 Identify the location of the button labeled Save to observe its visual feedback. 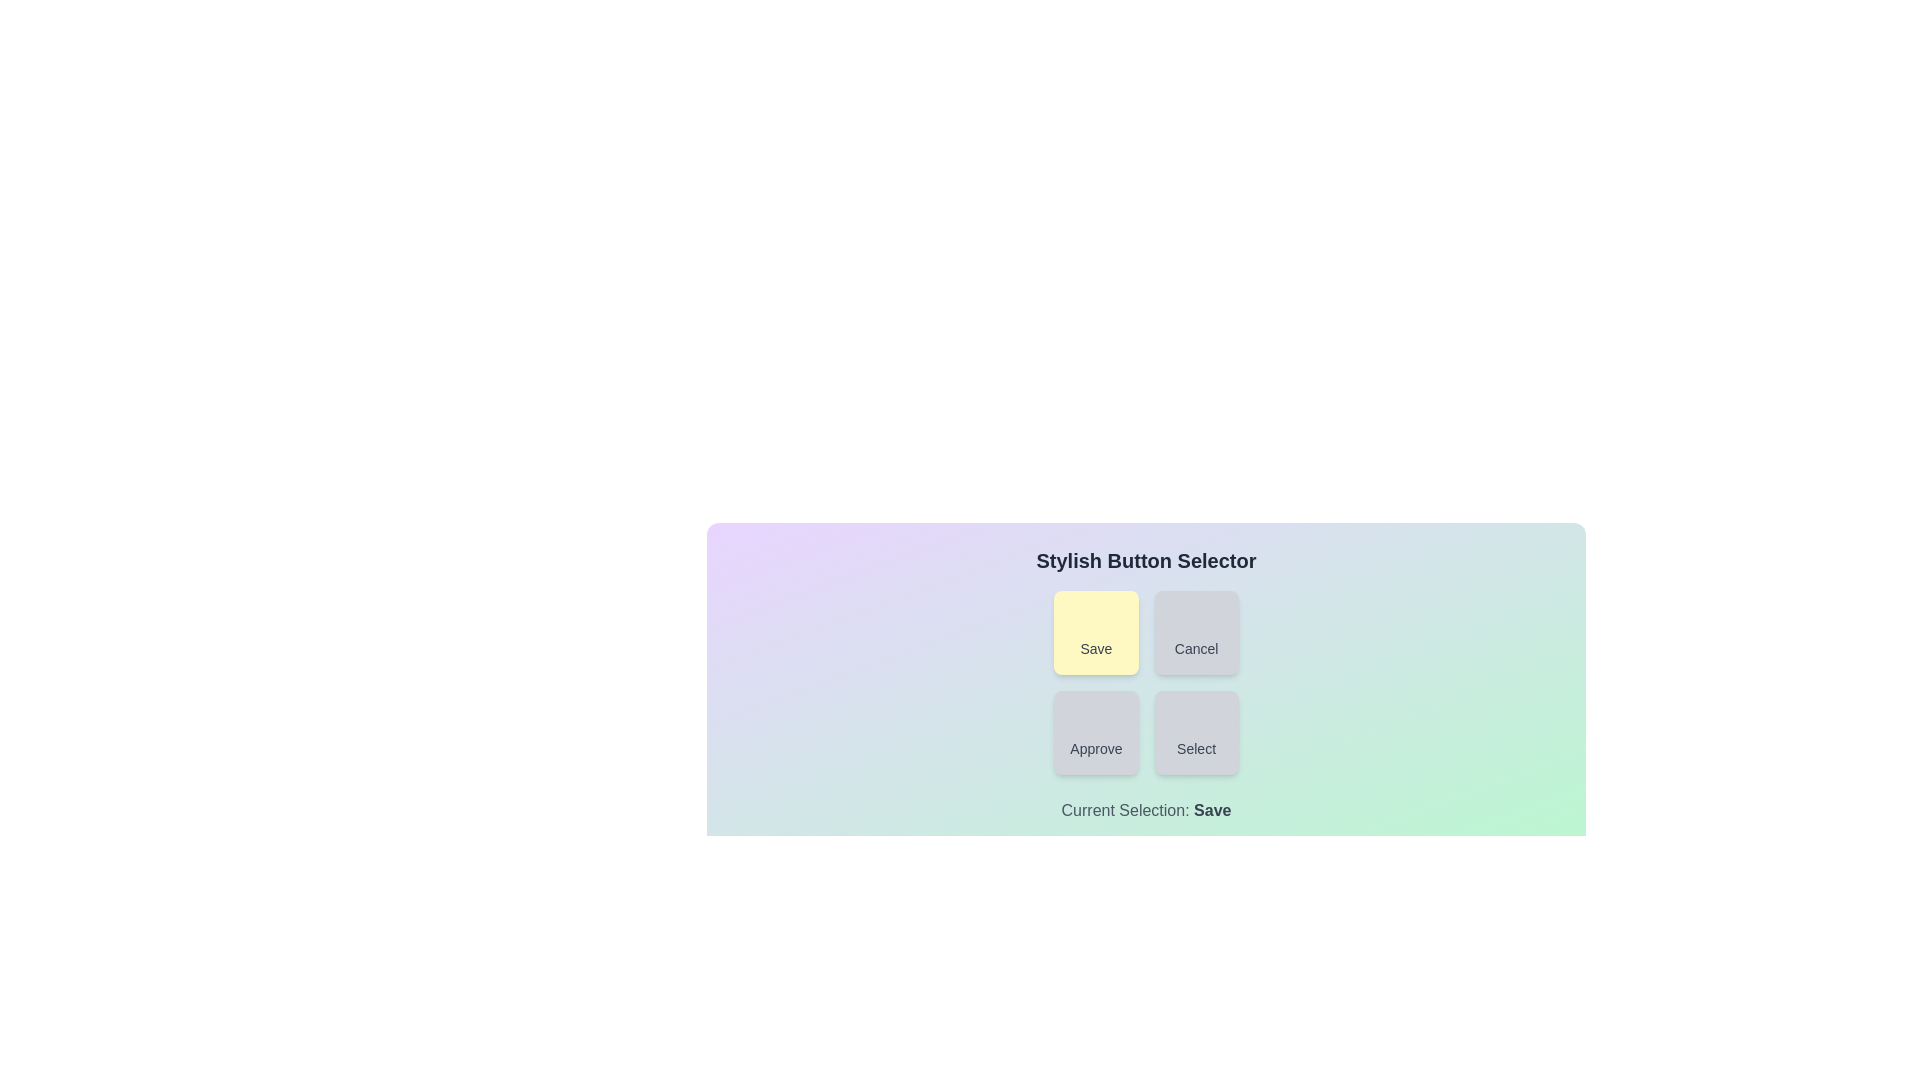
(1094, 632).